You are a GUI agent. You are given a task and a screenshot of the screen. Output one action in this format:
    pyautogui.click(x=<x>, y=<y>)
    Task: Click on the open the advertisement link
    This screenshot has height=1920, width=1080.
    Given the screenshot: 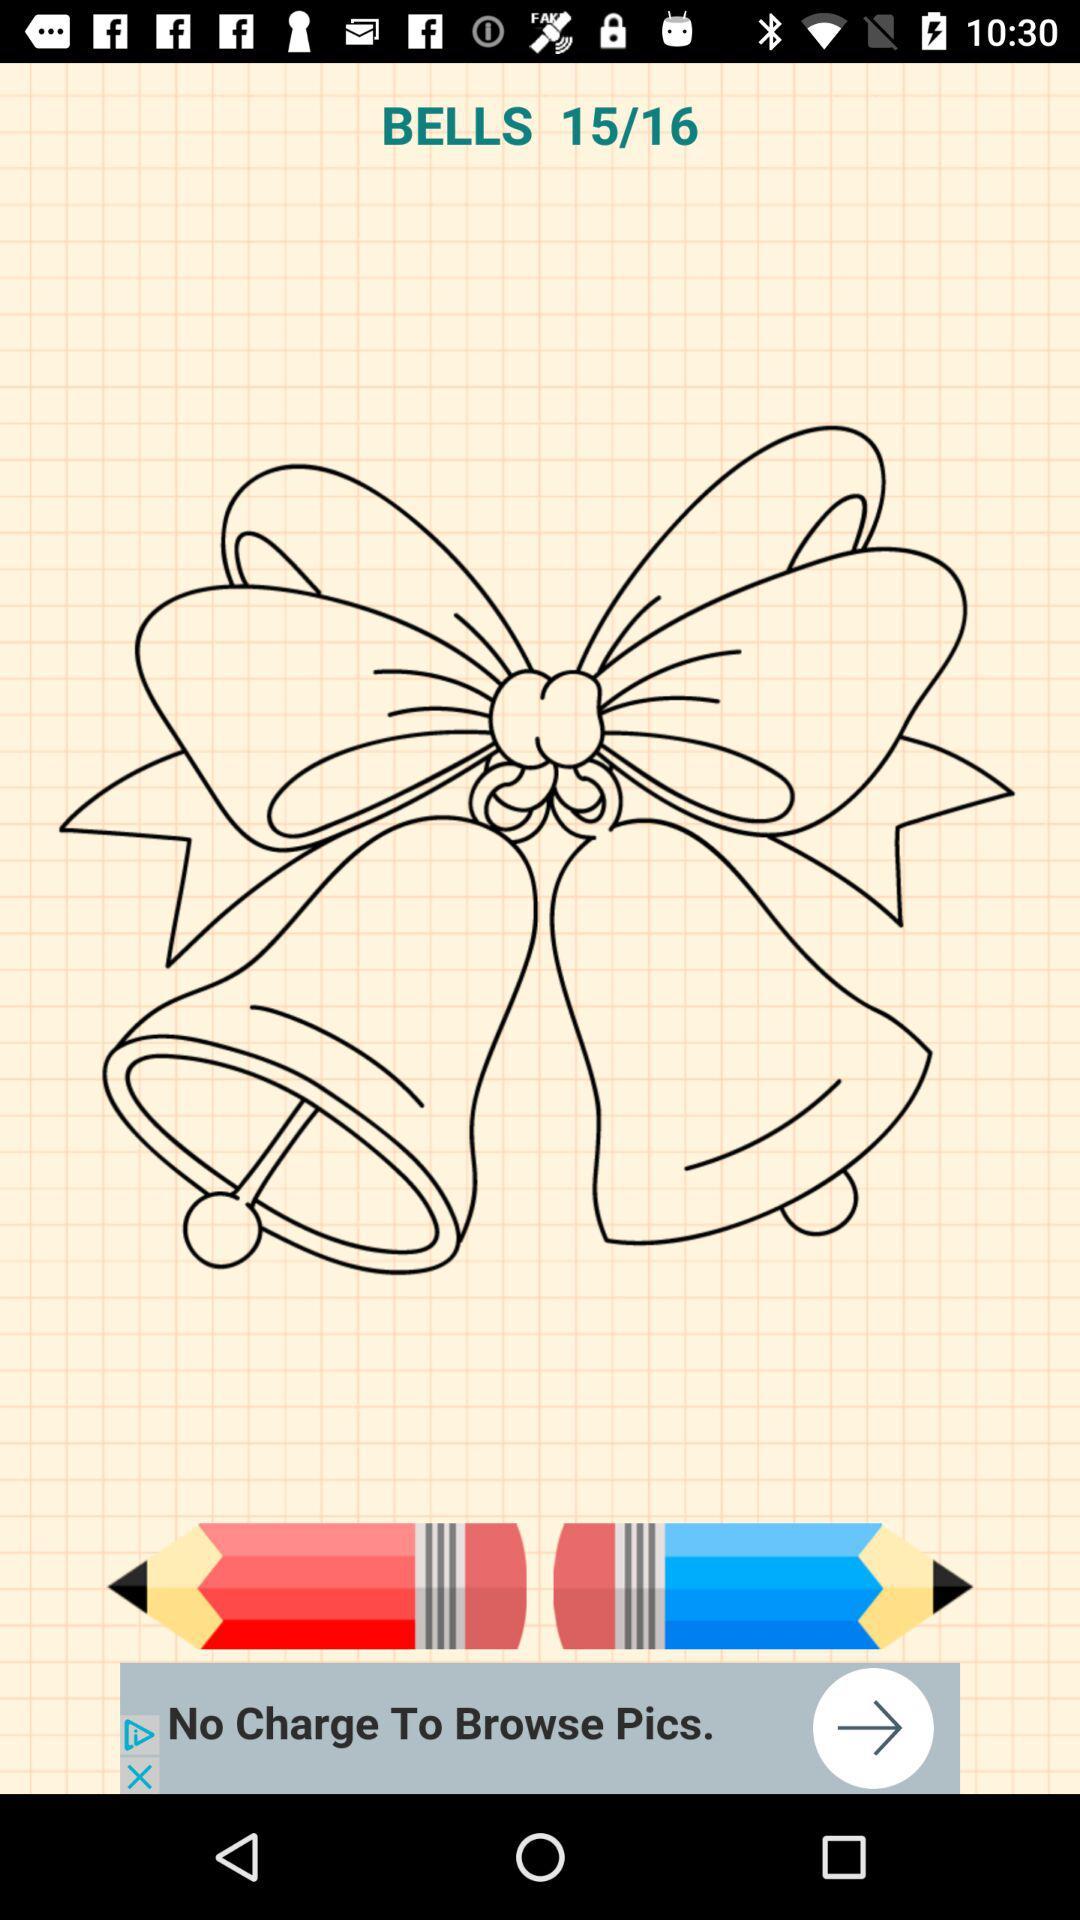 What is the action you would take?
    pyautogui.click(x=540, y=1727)
    